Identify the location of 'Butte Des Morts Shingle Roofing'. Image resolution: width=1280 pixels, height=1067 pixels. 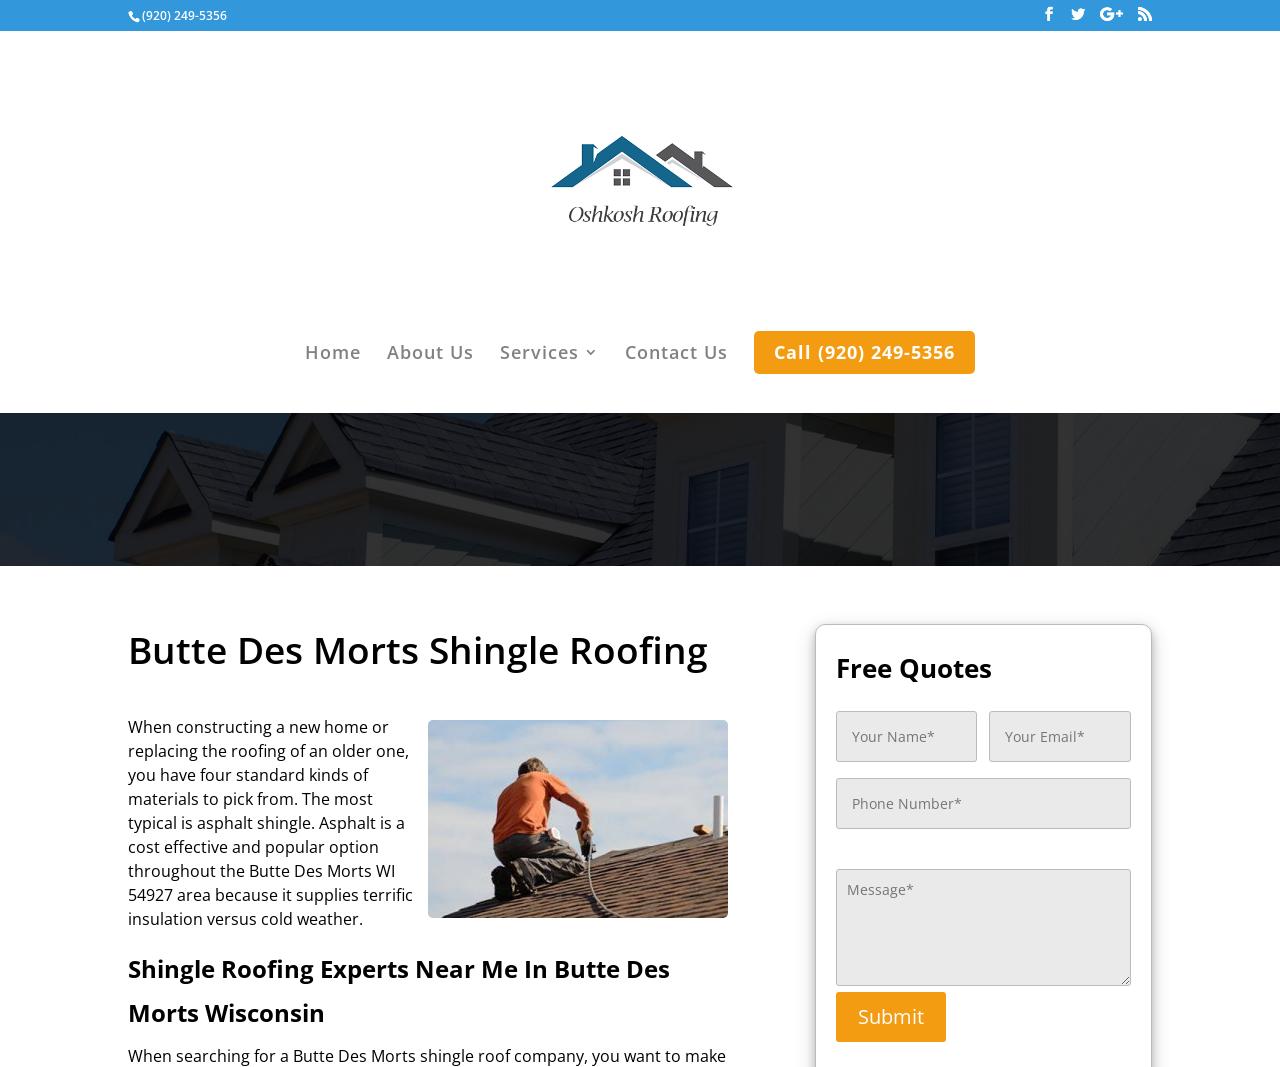
(127, 648).